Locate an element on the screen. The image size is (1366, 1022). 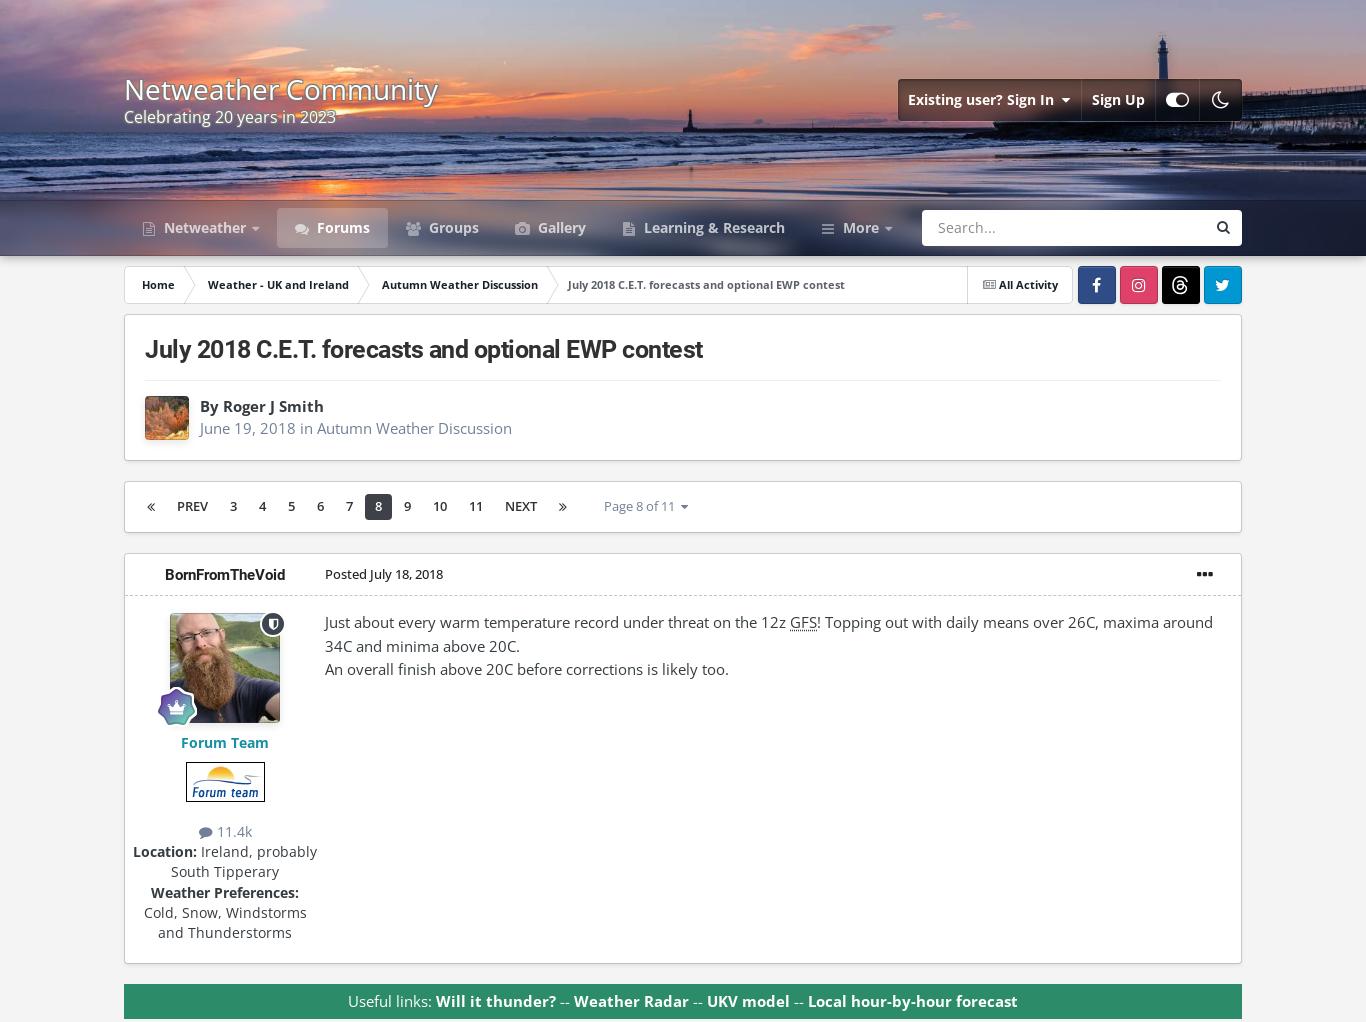
'UKV model' is located at coordinates (748, 1001).